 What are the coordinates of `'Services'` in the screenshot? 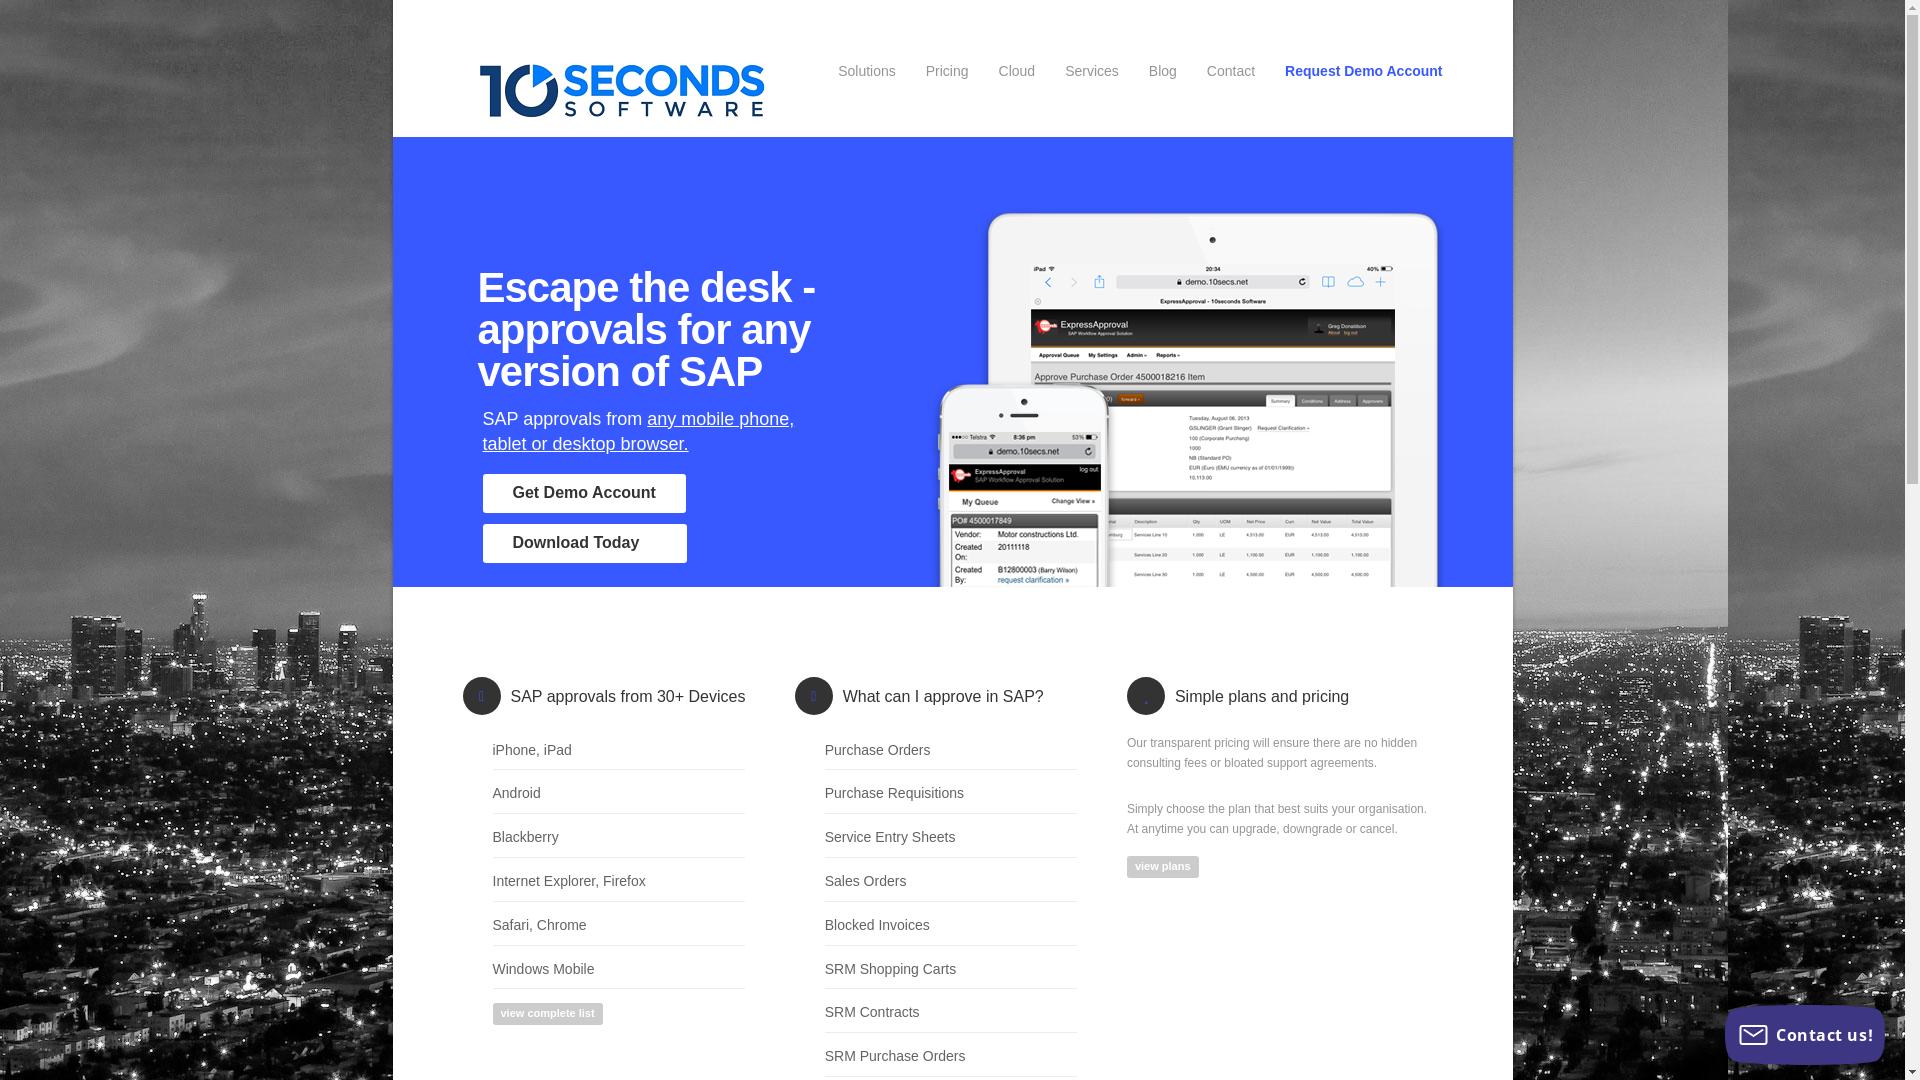 It's located at (1090, 73).